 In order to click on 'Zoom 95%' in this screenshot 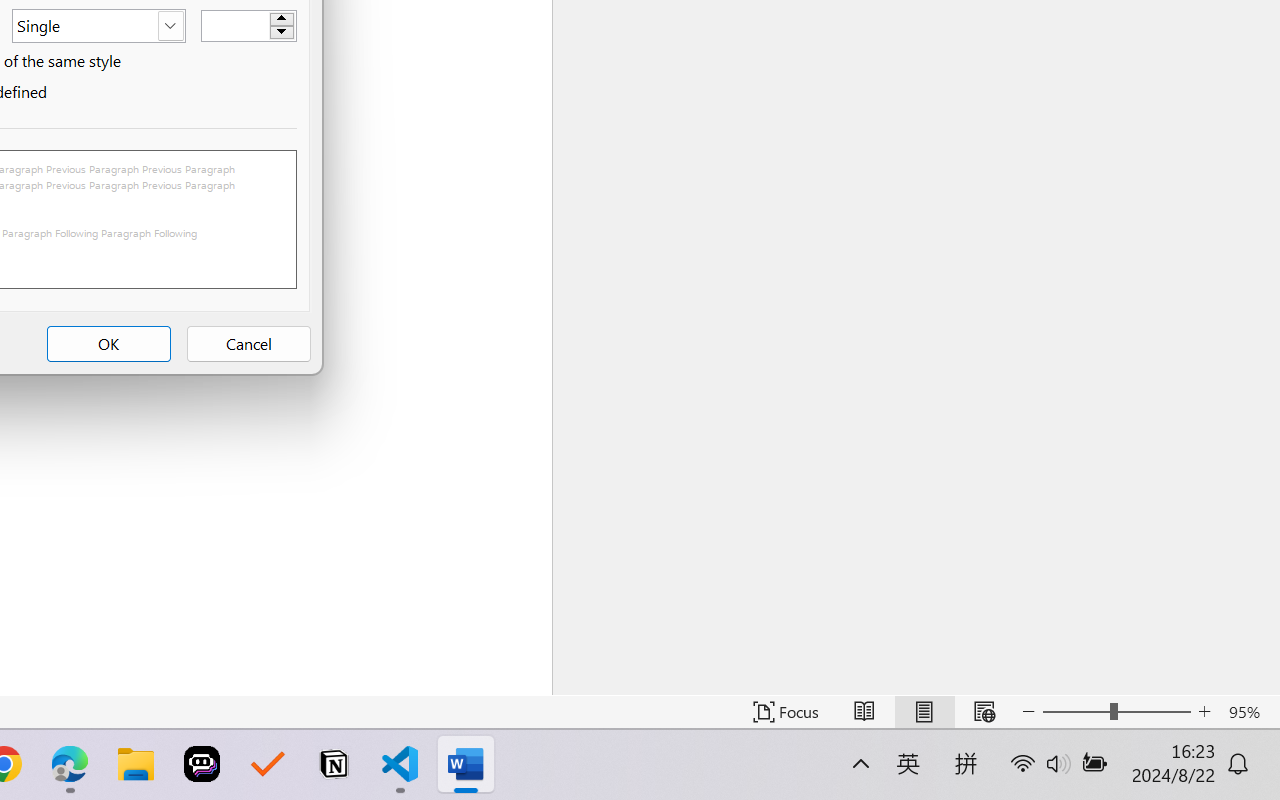, I will do `click(1248, 711)`.